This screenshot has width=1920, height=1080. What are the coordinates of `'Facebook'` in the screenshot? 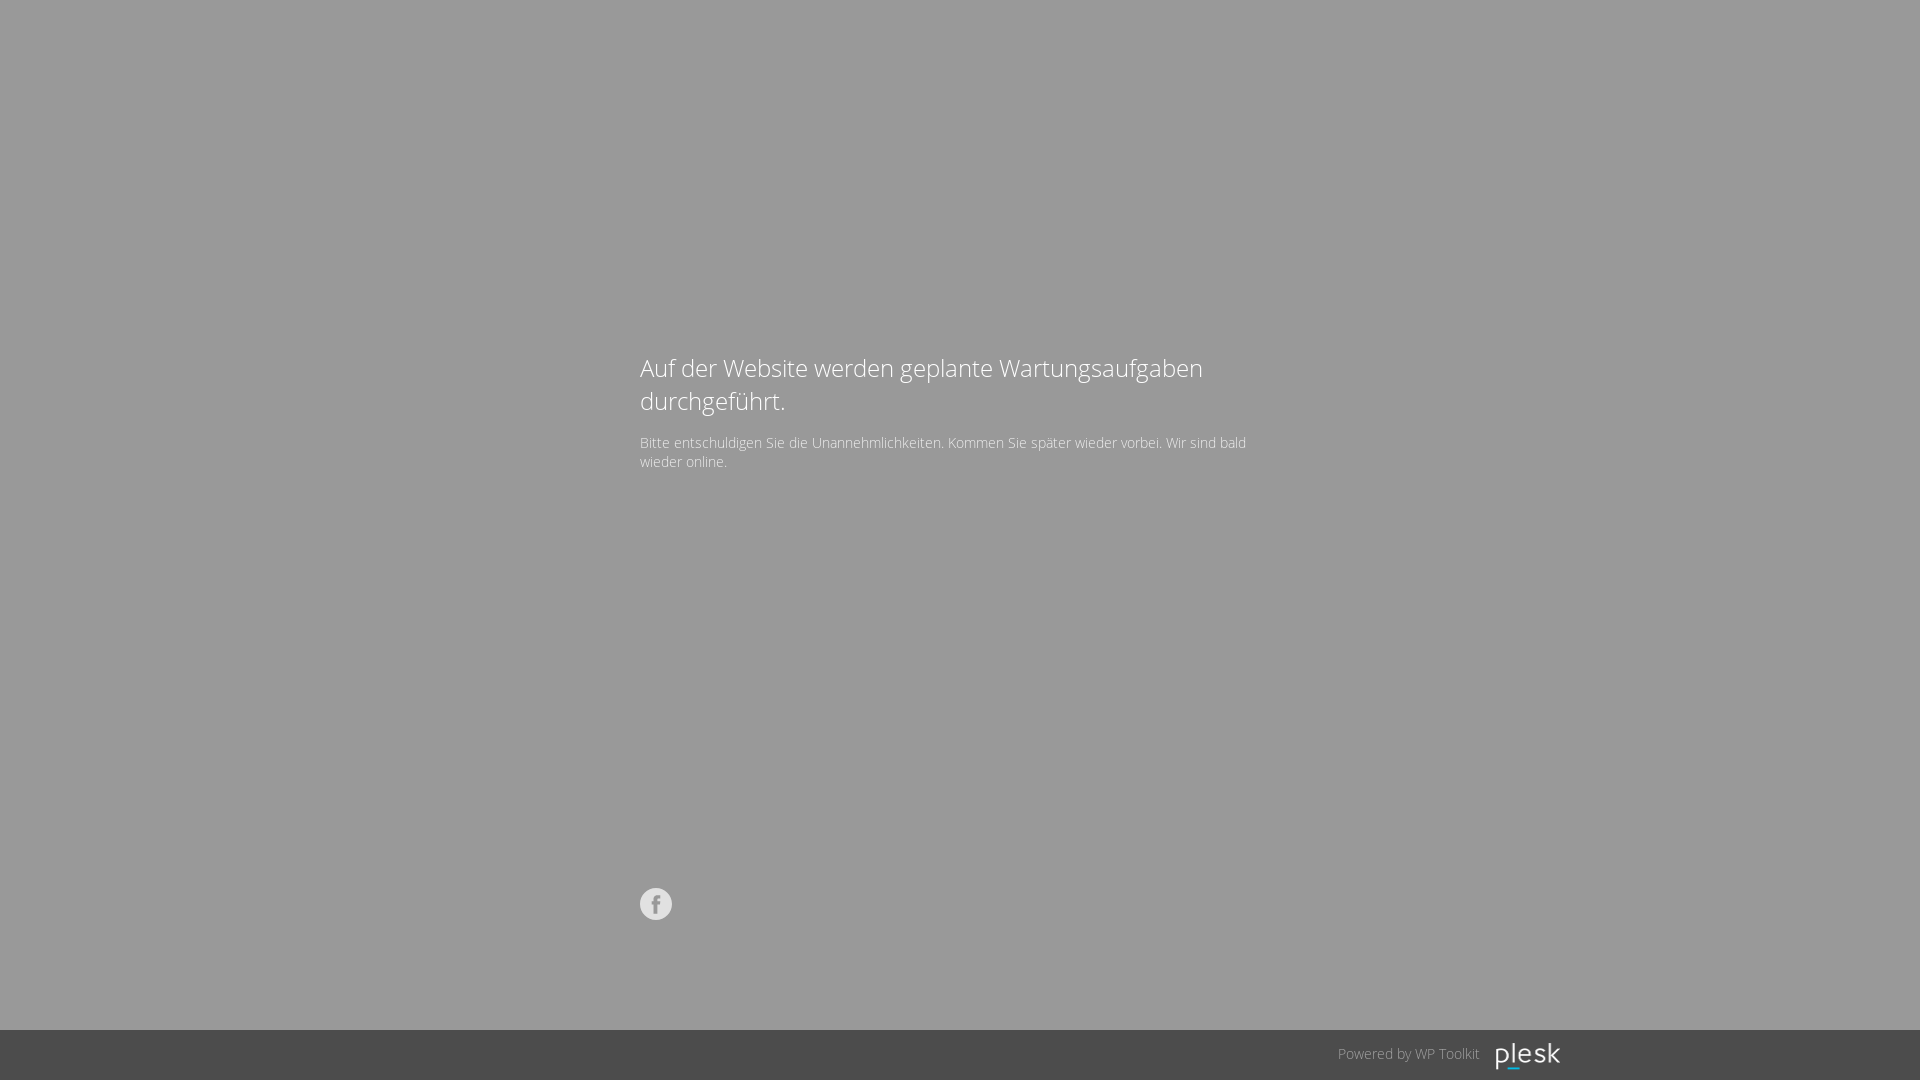 It's located at (656, 903).